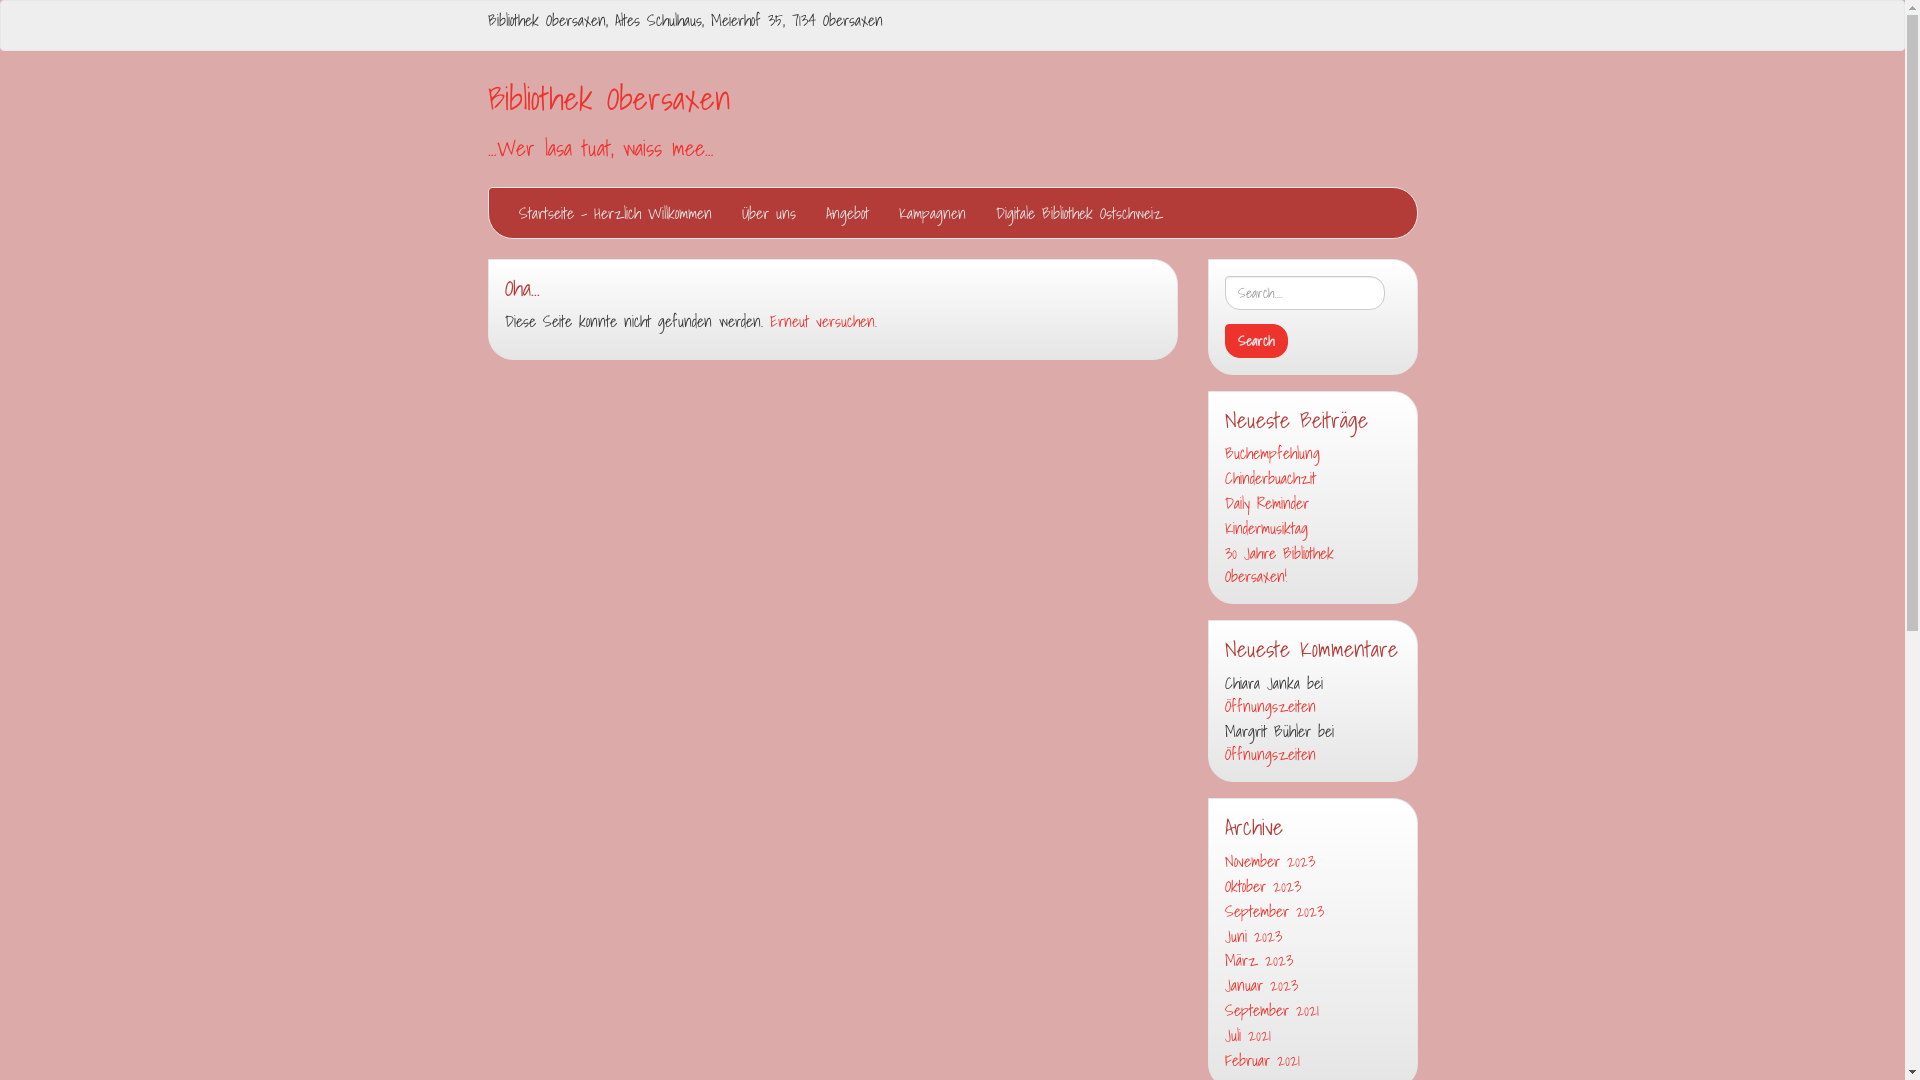  I want to click on 'Chinderbuachzit', so click(1311, 478).